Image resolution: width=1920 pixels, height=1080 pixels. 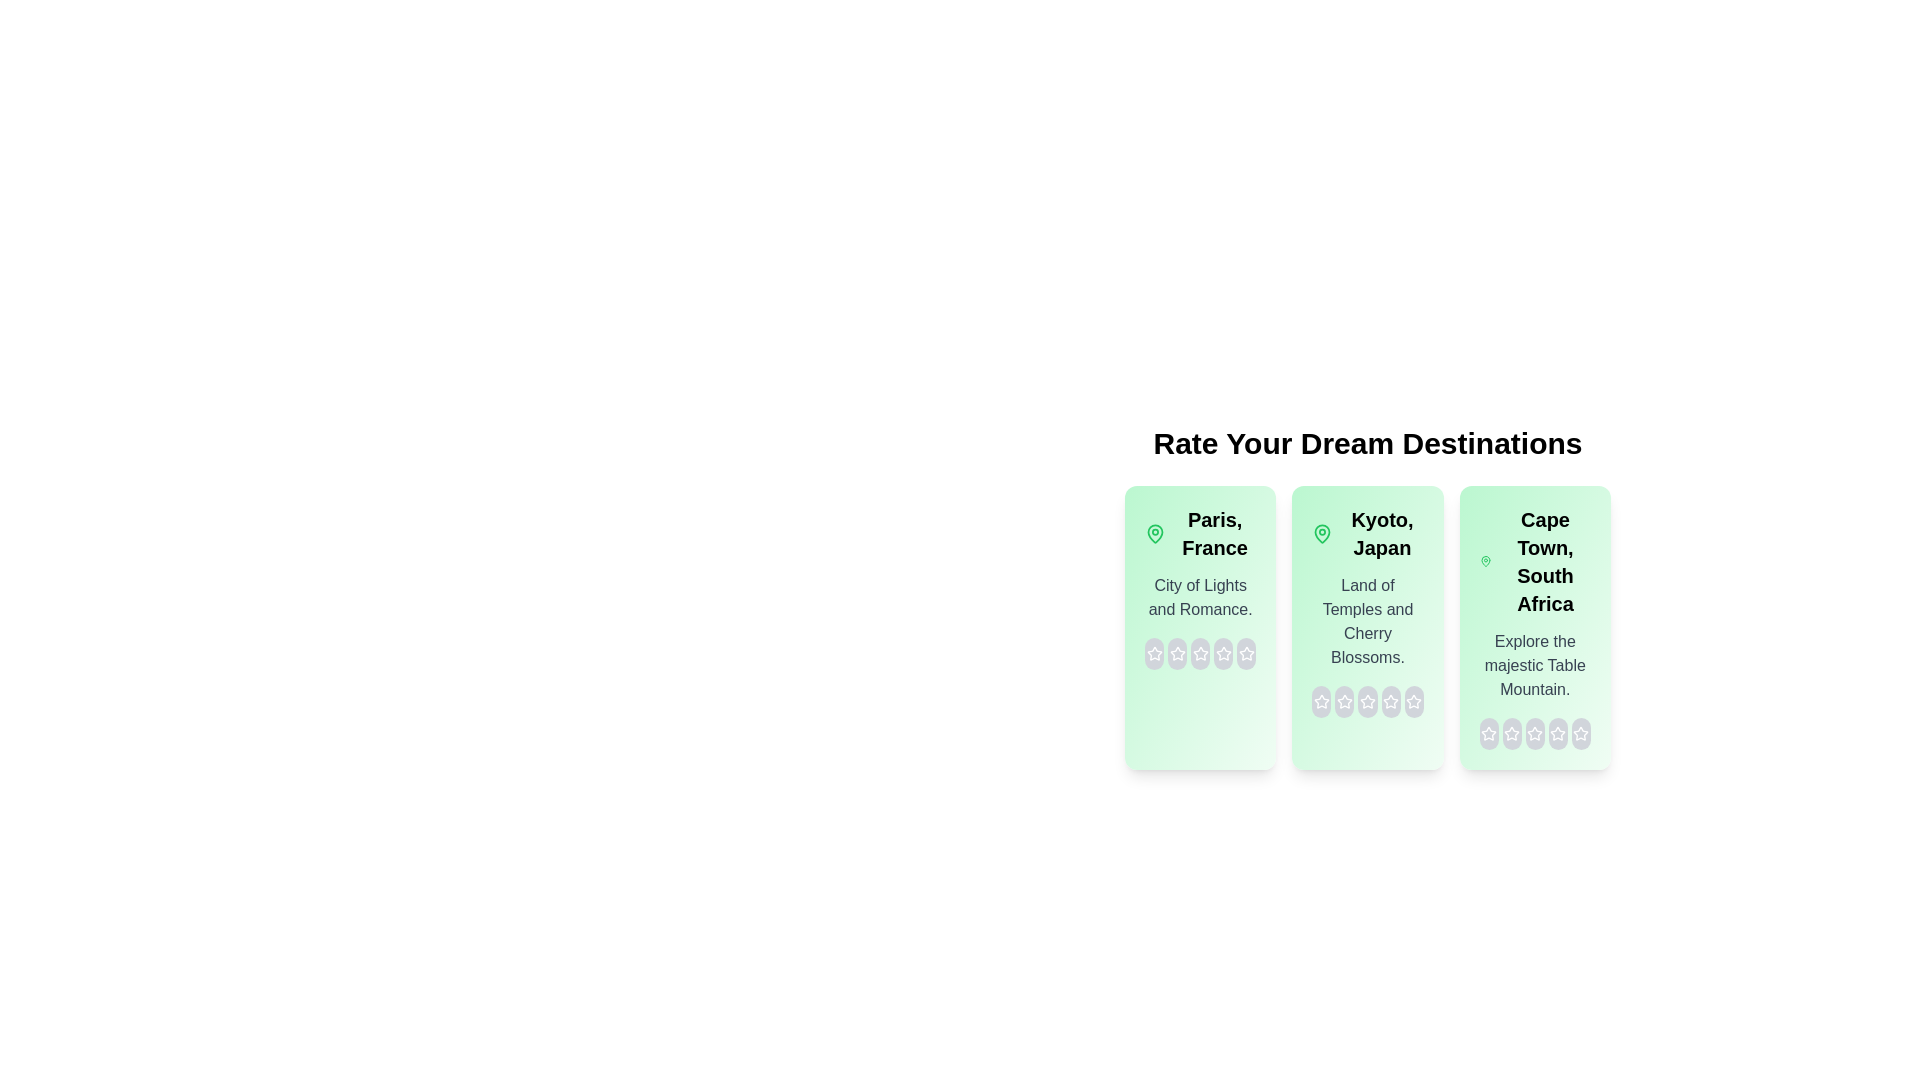 What do you see at coordinates (1154, 654) in the screenshot?
I see `the rating for a destination to 1 stars` at bounding box center [1154, 654].